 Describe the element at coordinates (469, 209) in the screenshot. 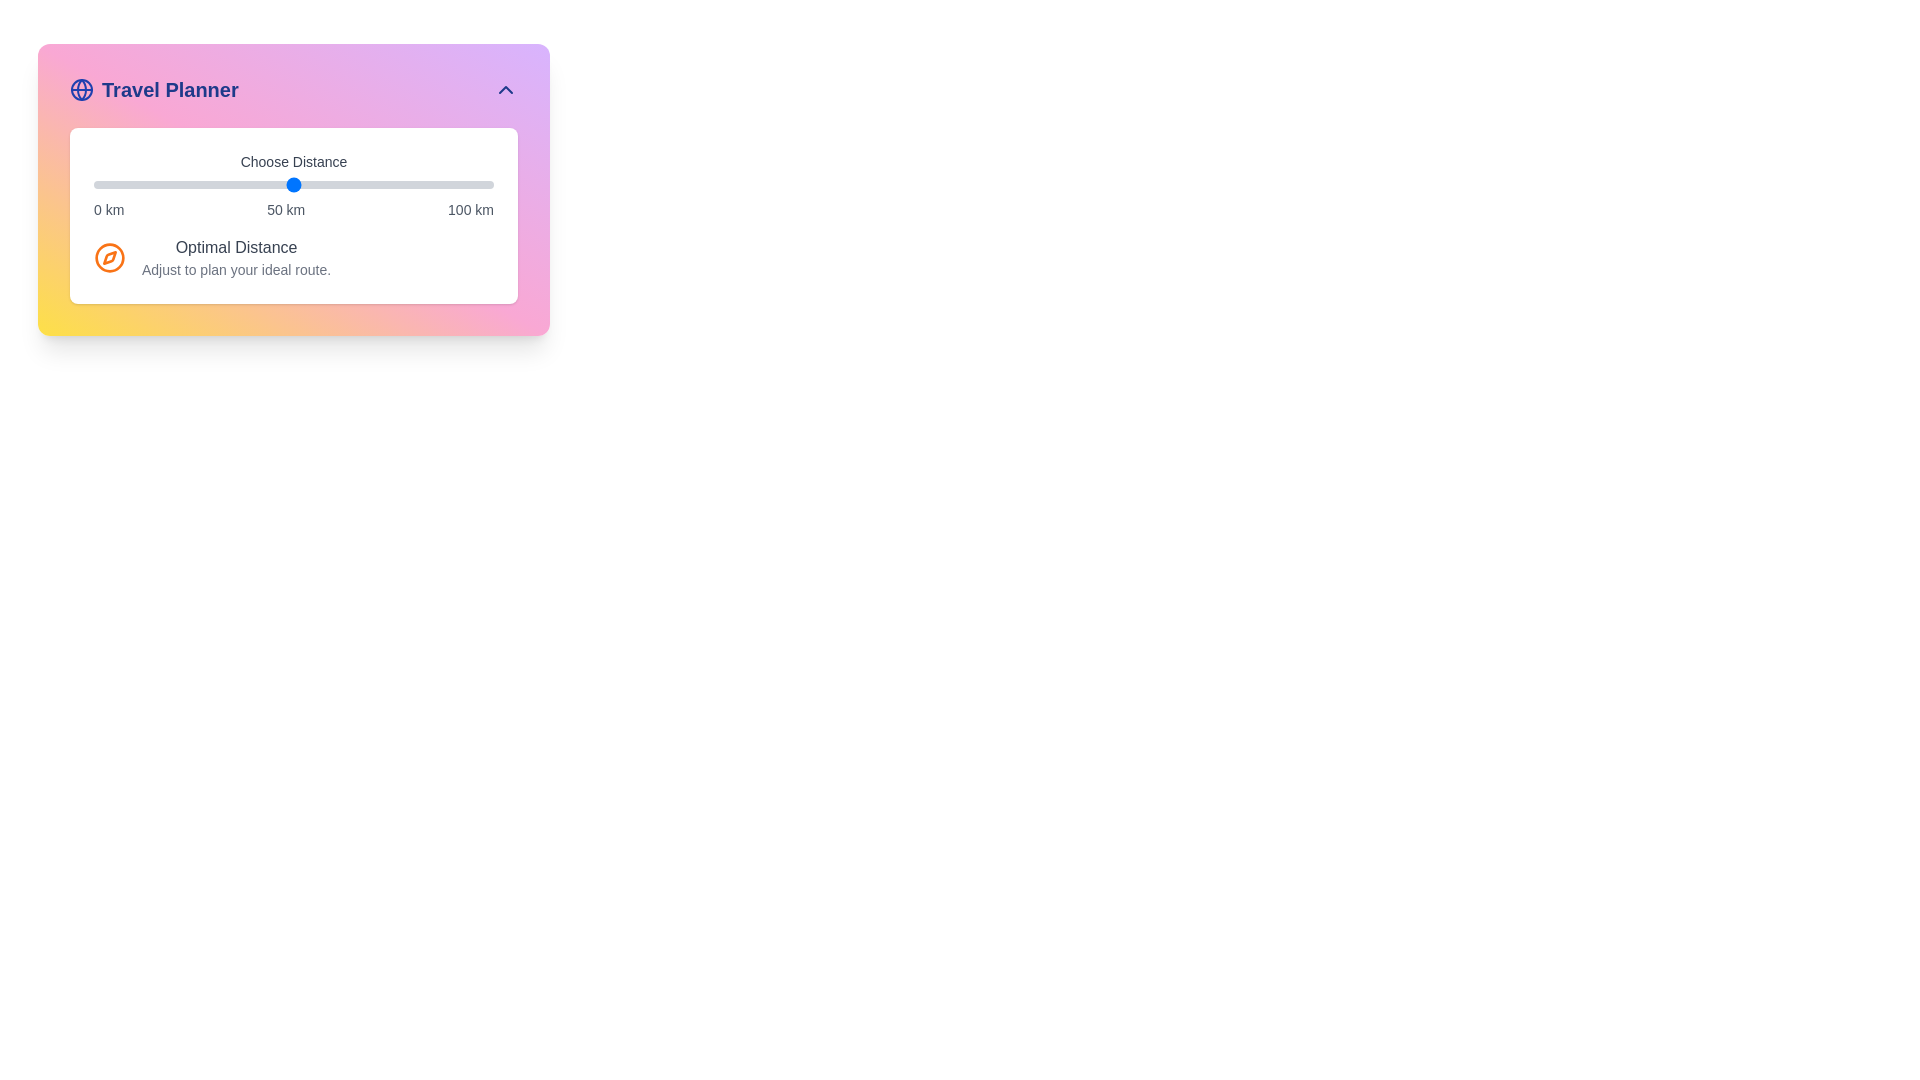

I see `the label displaying '100 km', which is the last label in the sequence beneath the slider component in the Travel Planner interface` at that location.